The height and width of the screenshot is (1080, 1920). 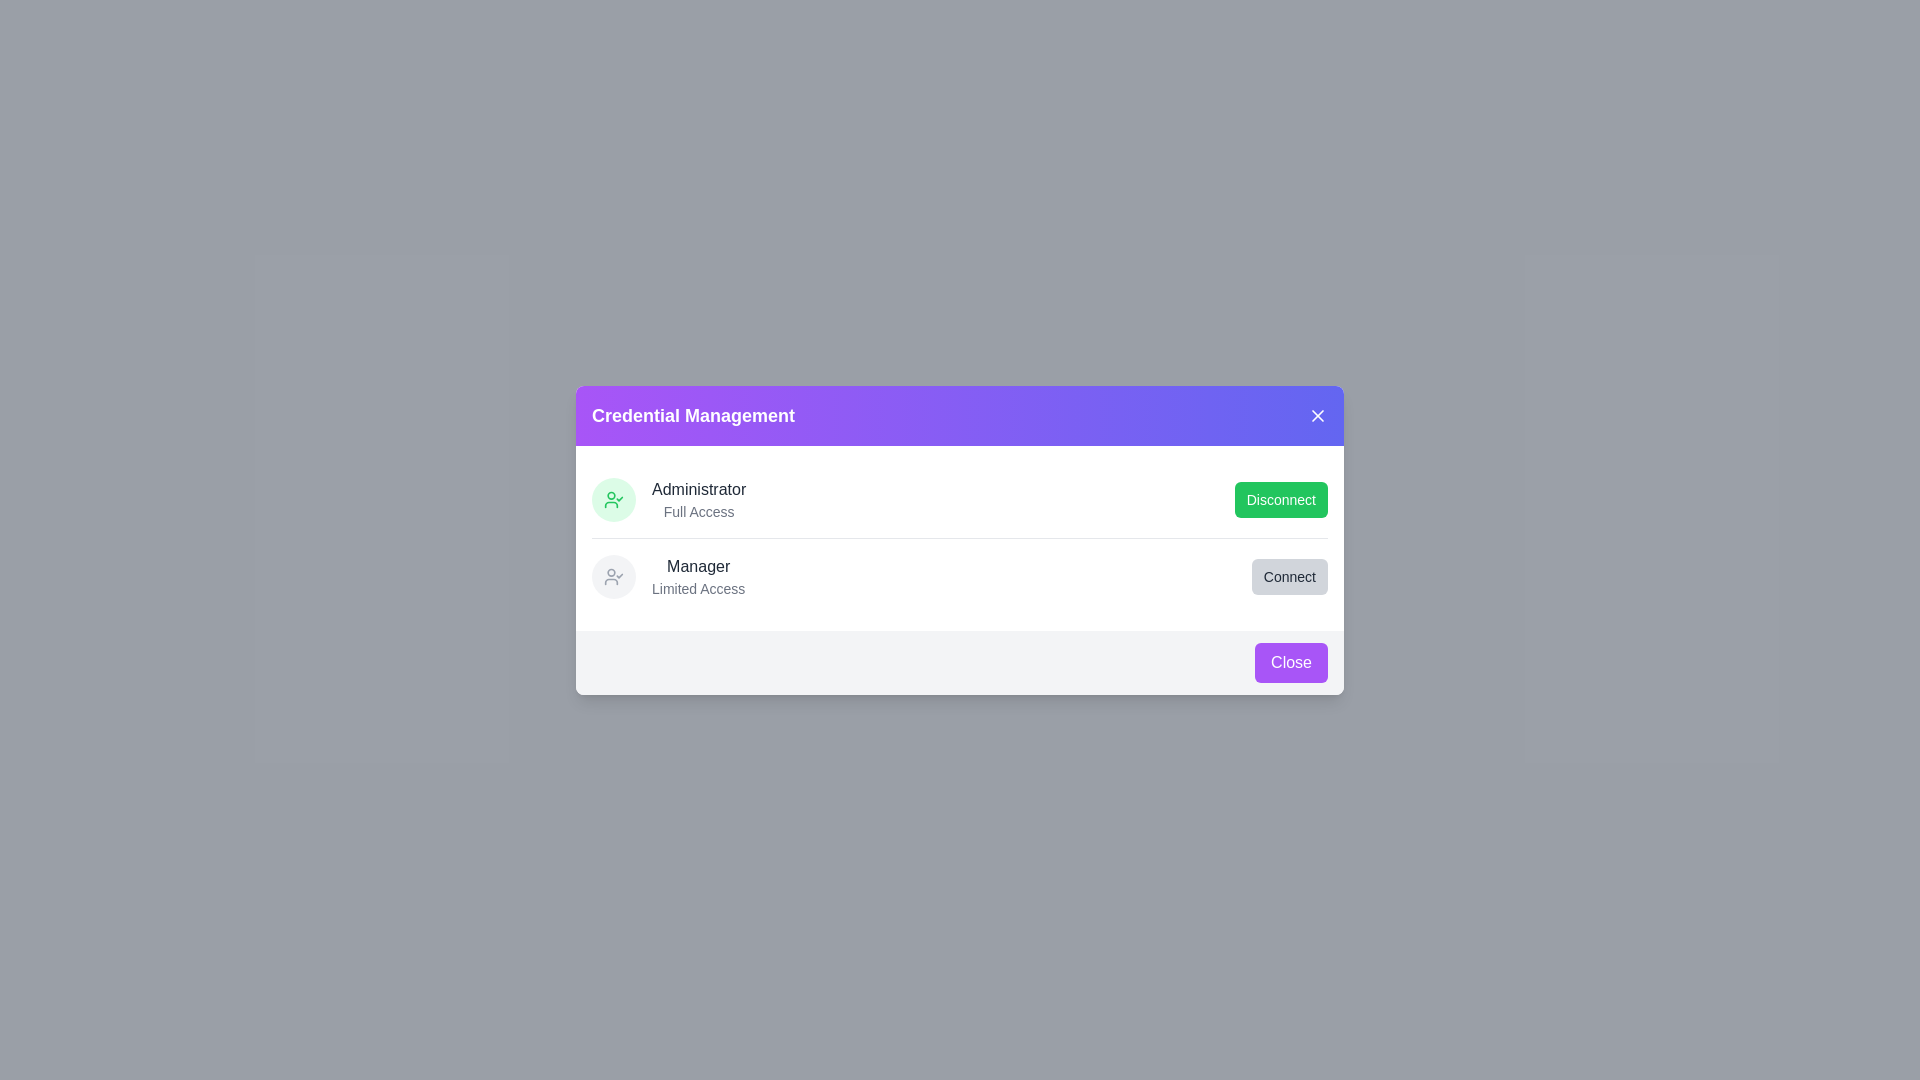 I want to click on the 'Administrator' label which is a medium-weight, dark gray text located under 'Credential Management', next to a green user icon, so click(x=699, y=489).